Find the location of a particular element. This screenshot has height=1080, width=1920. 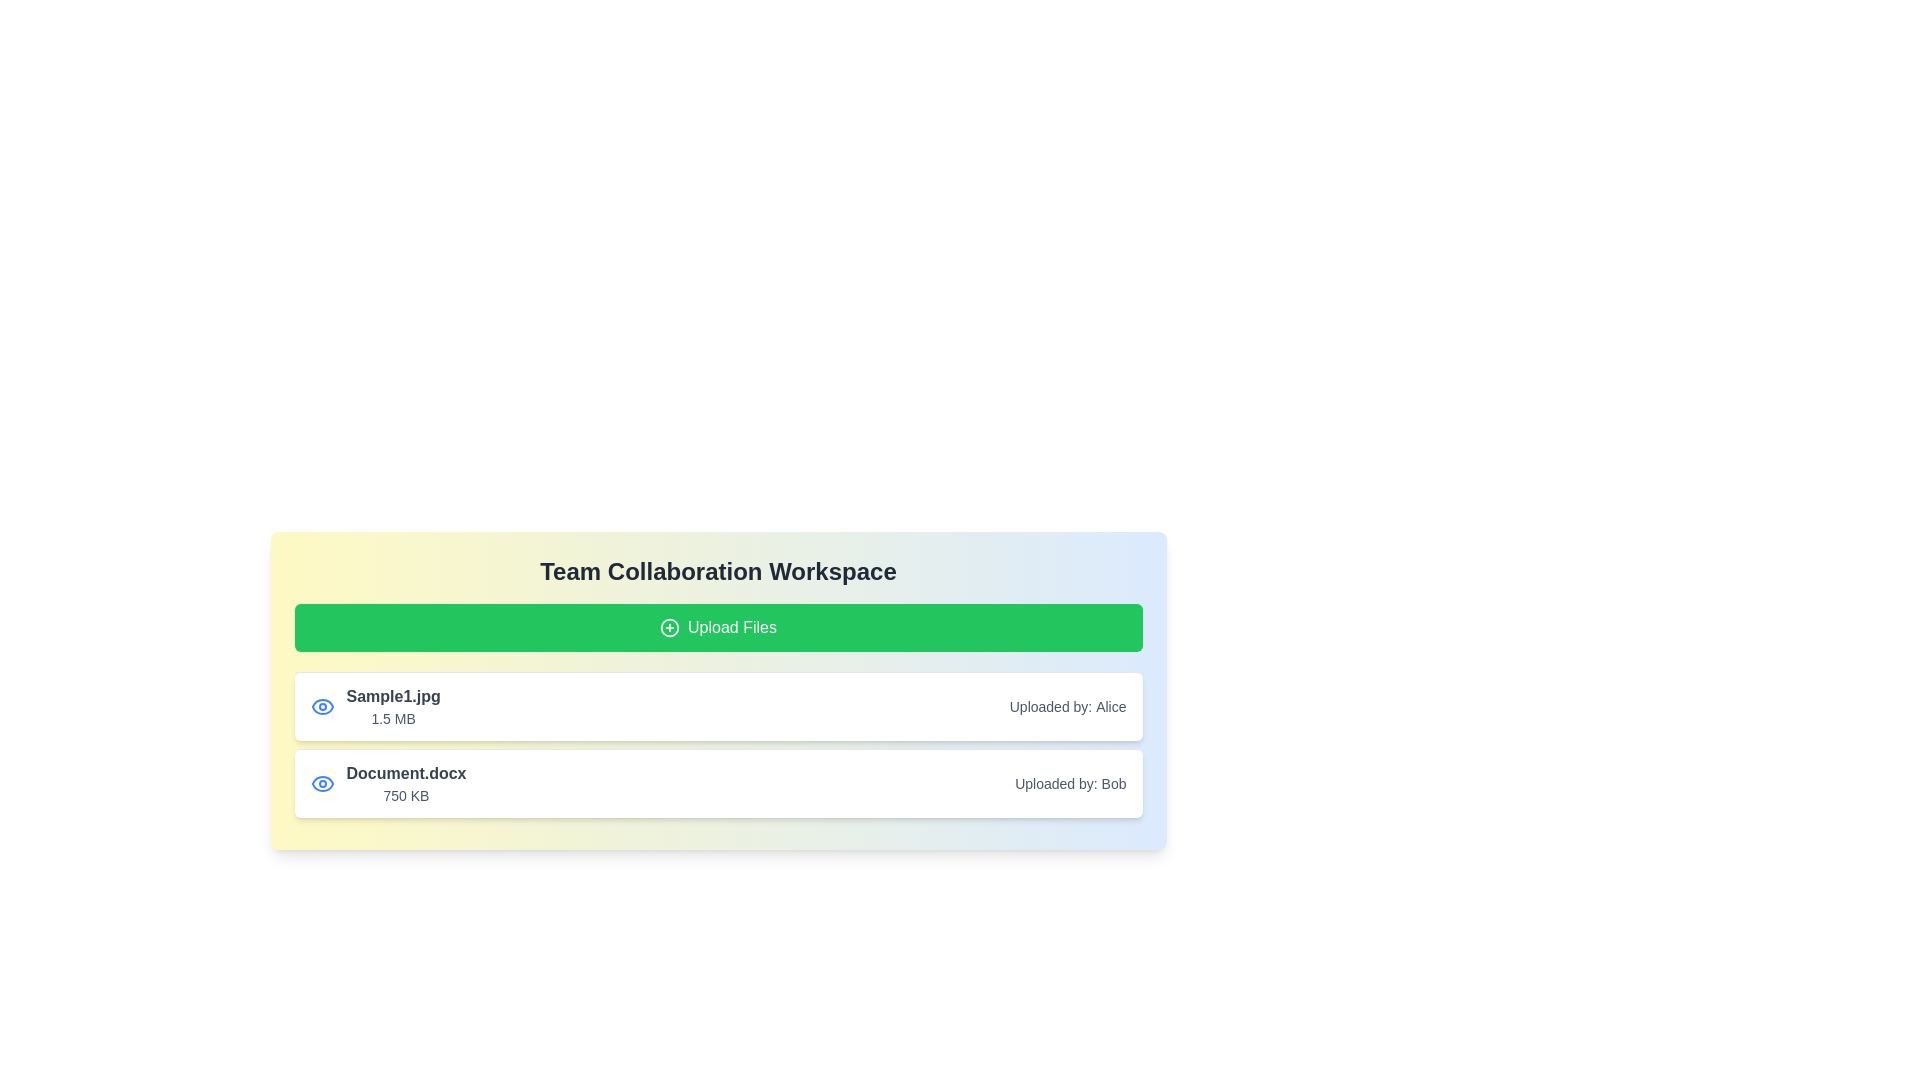

the text label displaying the name and size of the document in the file management interface is located at coordinates (388, 782).